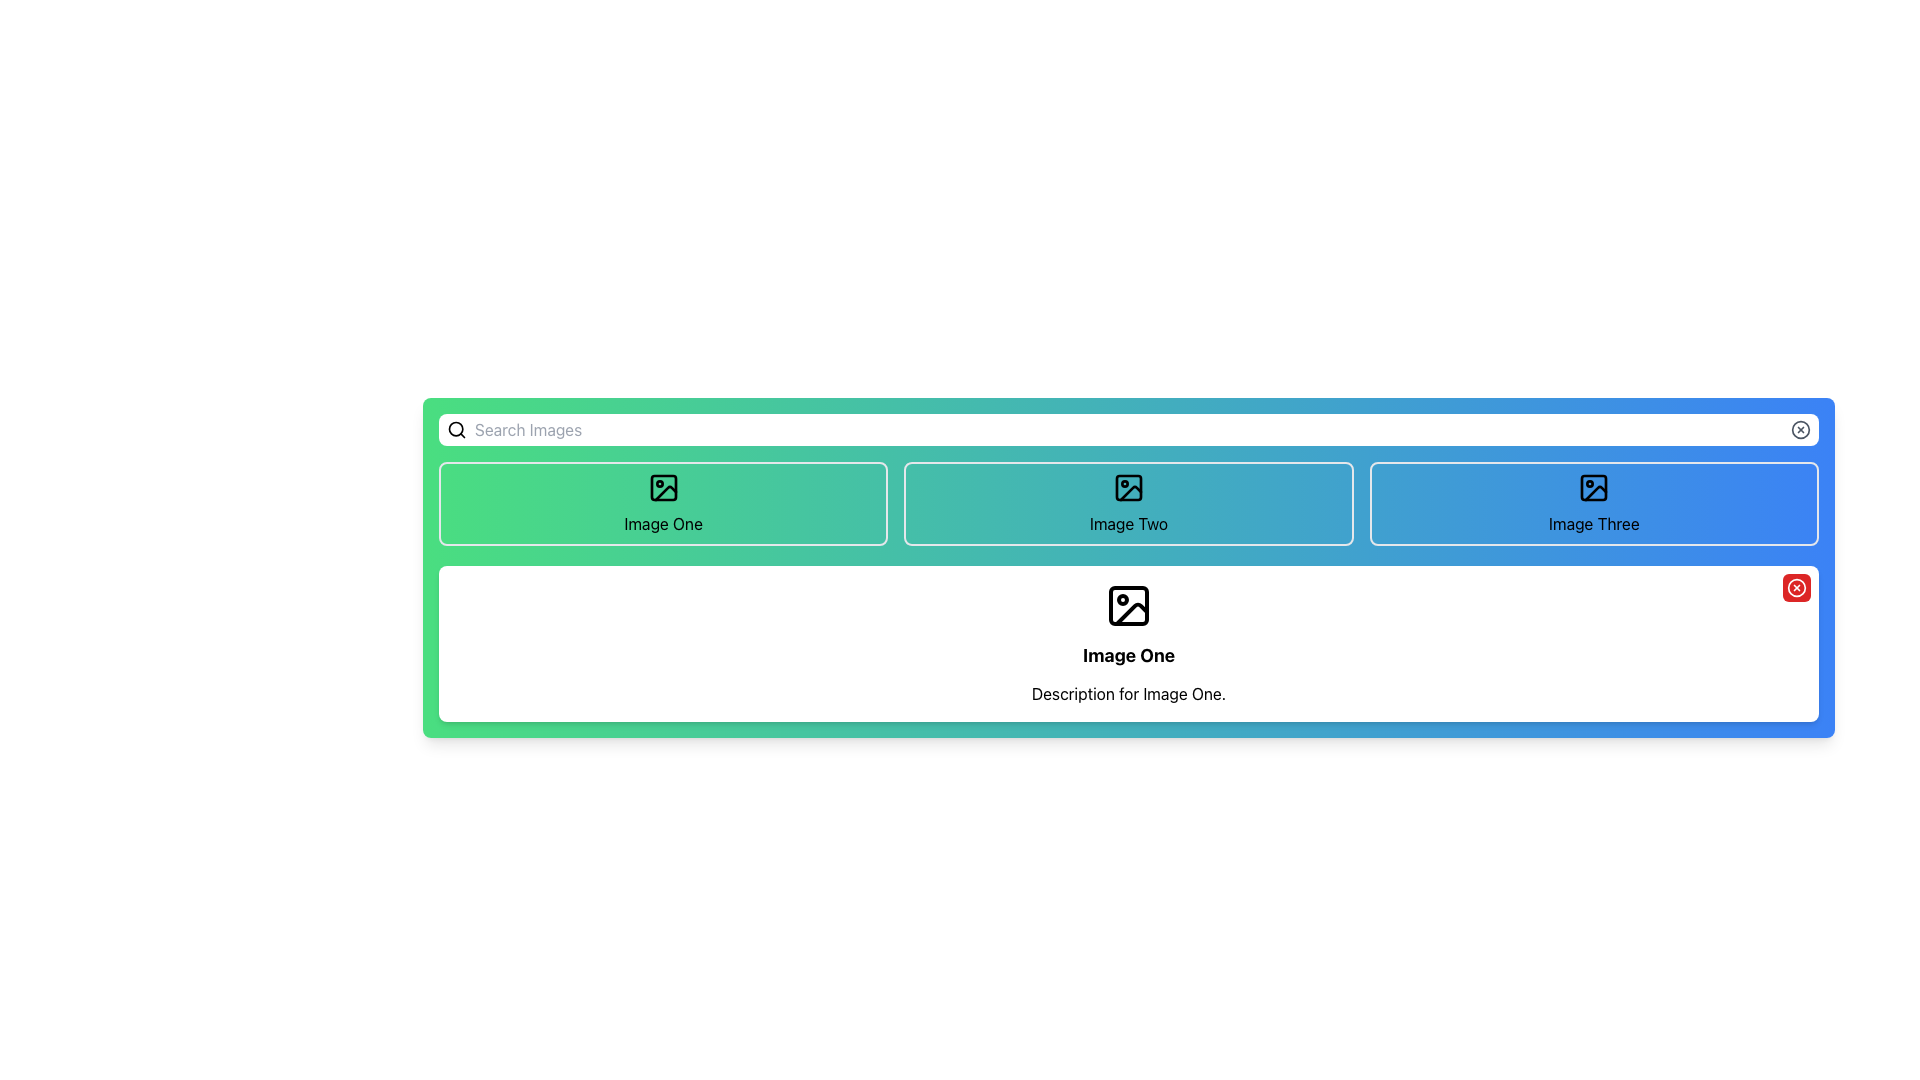 The width and height of the screenshot is (1920, 1080). Describe the element at coordinates (1128, 503) in the screenshot. I see `the 'Image Two' button, which is the second button in a horizontal row of three buttons at the top-middle area of the interface` at that location.